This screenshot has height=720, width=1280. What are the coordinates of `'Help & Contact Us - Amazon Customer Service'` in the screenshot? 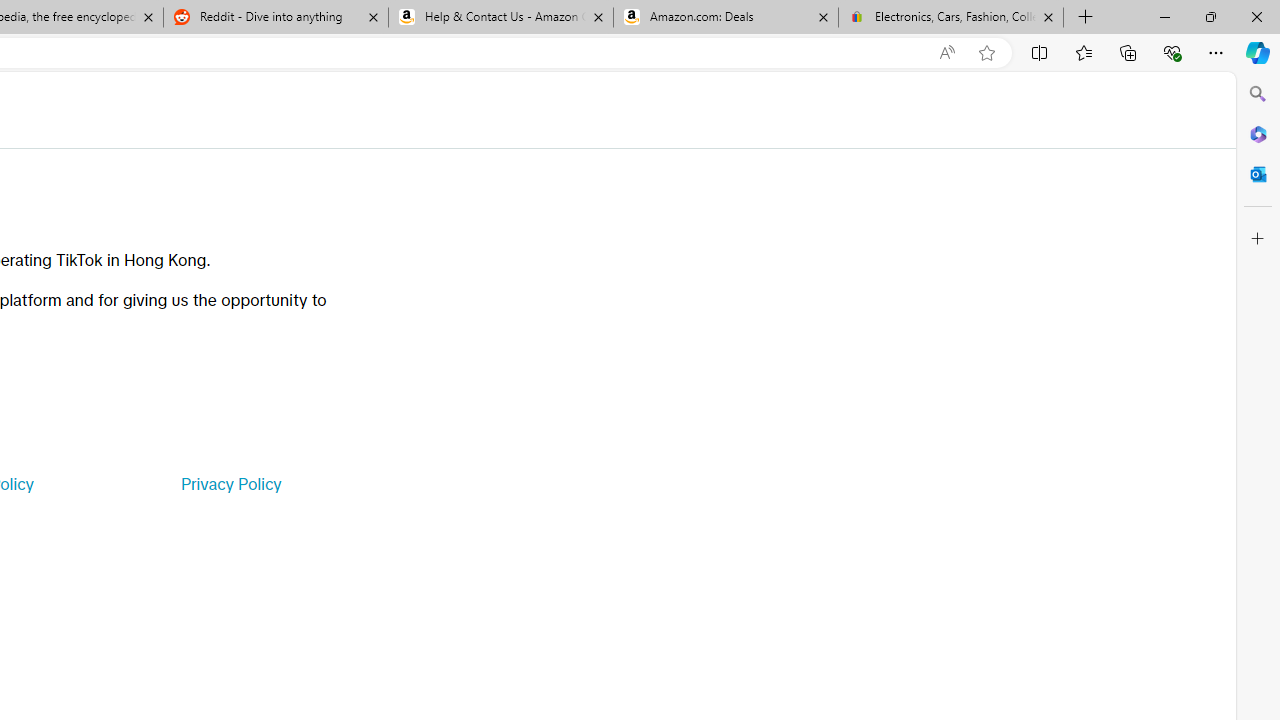 It's located at (501, 17).